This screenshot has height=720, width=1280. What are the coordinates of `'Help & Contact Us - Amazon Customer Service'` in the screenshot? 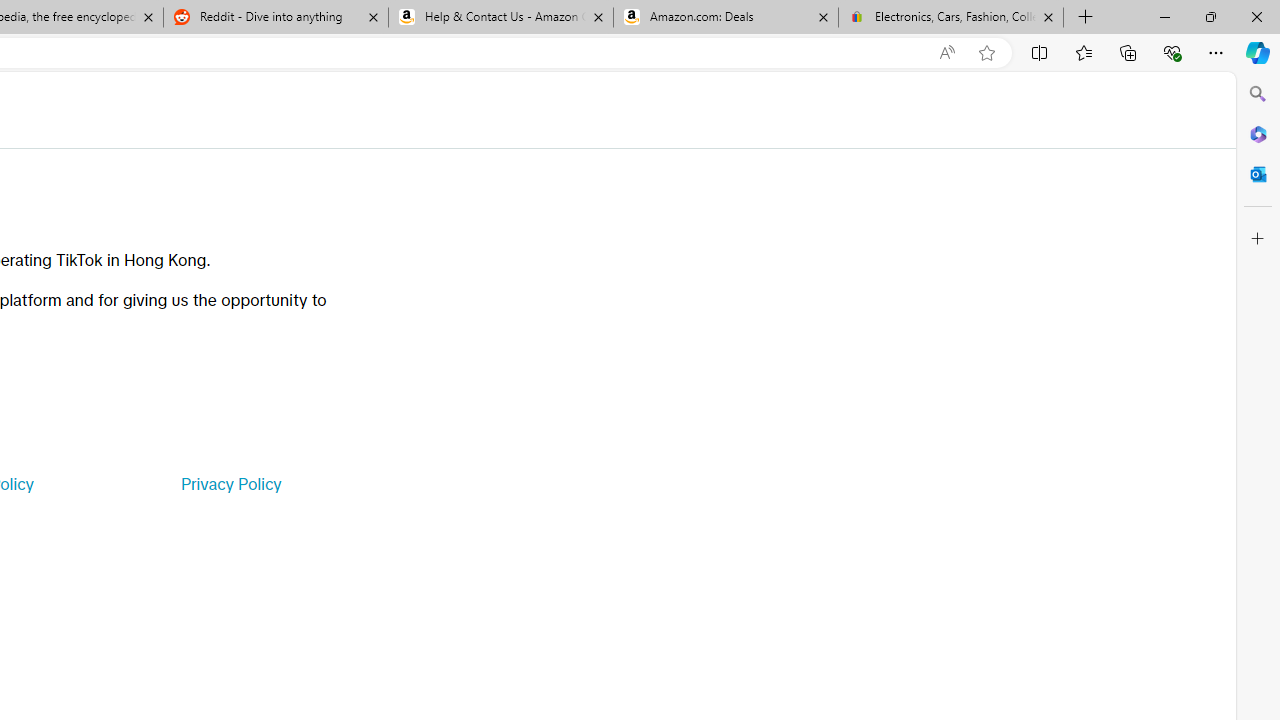 It's located at (501, 17).